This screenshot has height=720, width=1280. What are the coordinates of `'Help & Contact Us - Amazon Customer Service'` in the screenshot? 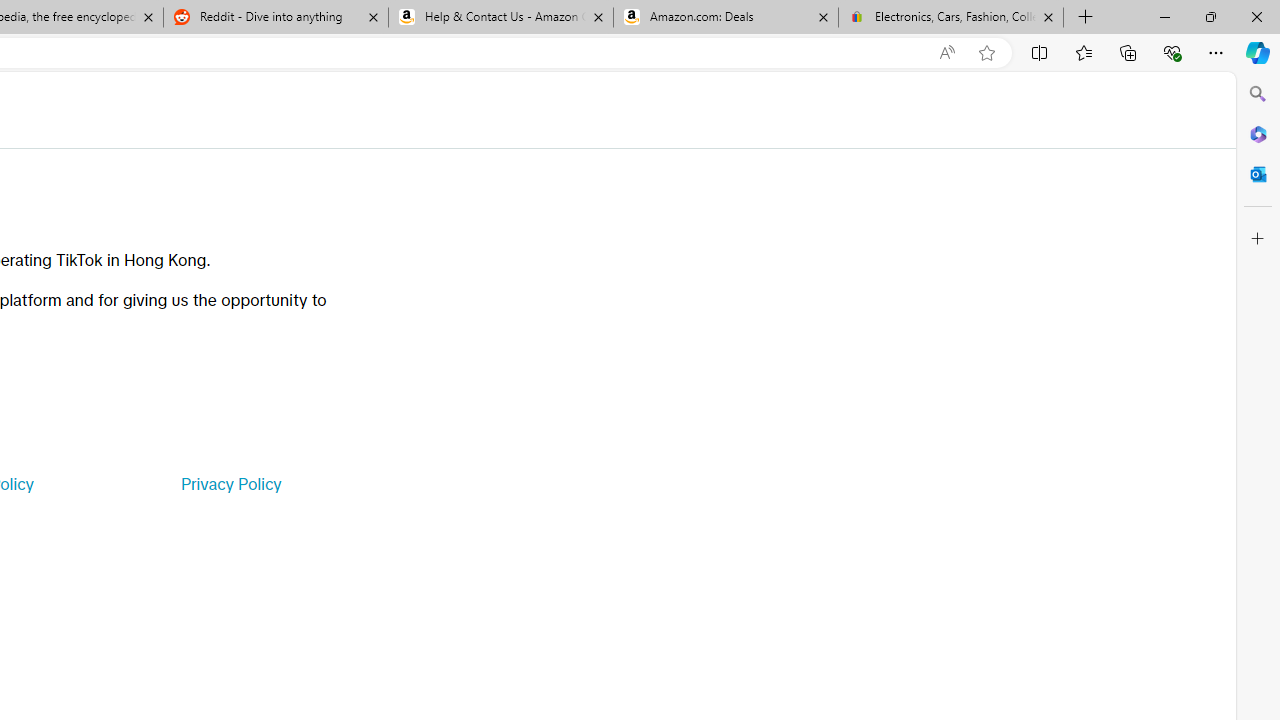 It's located at (501, 17).